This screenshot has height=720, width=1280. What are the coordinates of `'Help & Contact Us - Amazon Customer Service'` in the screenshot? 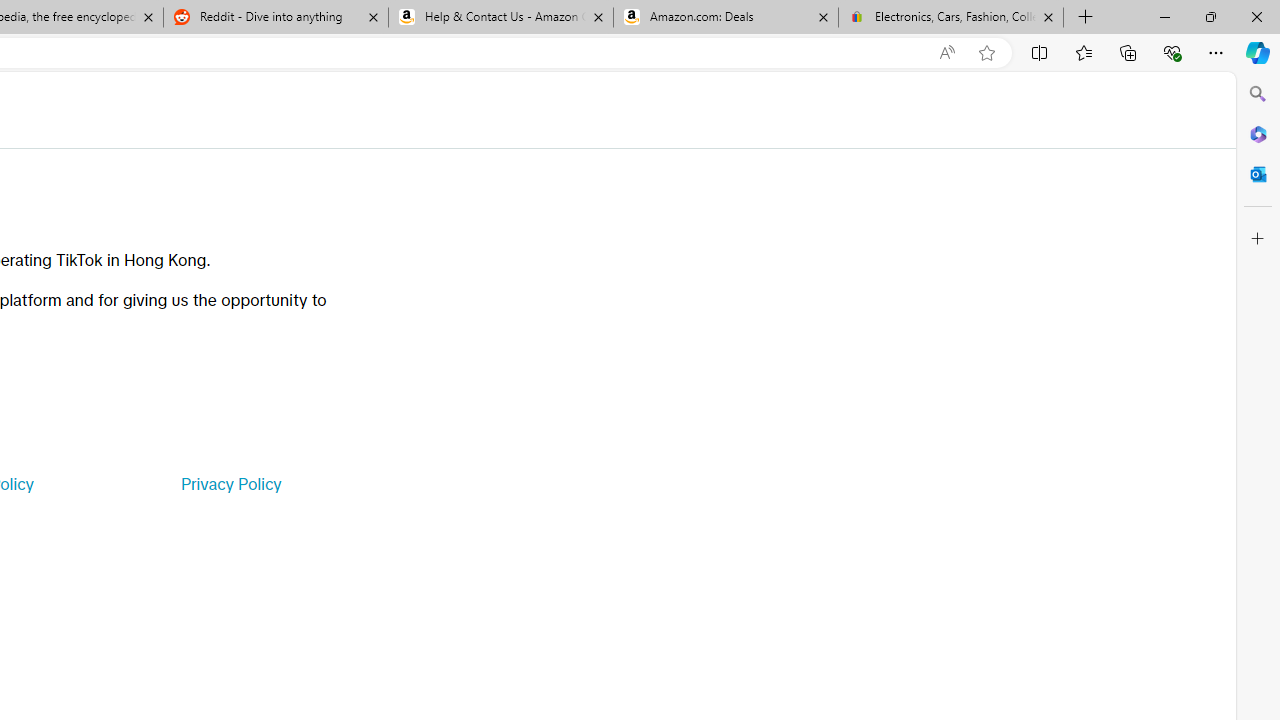 It's located at (501, 17).